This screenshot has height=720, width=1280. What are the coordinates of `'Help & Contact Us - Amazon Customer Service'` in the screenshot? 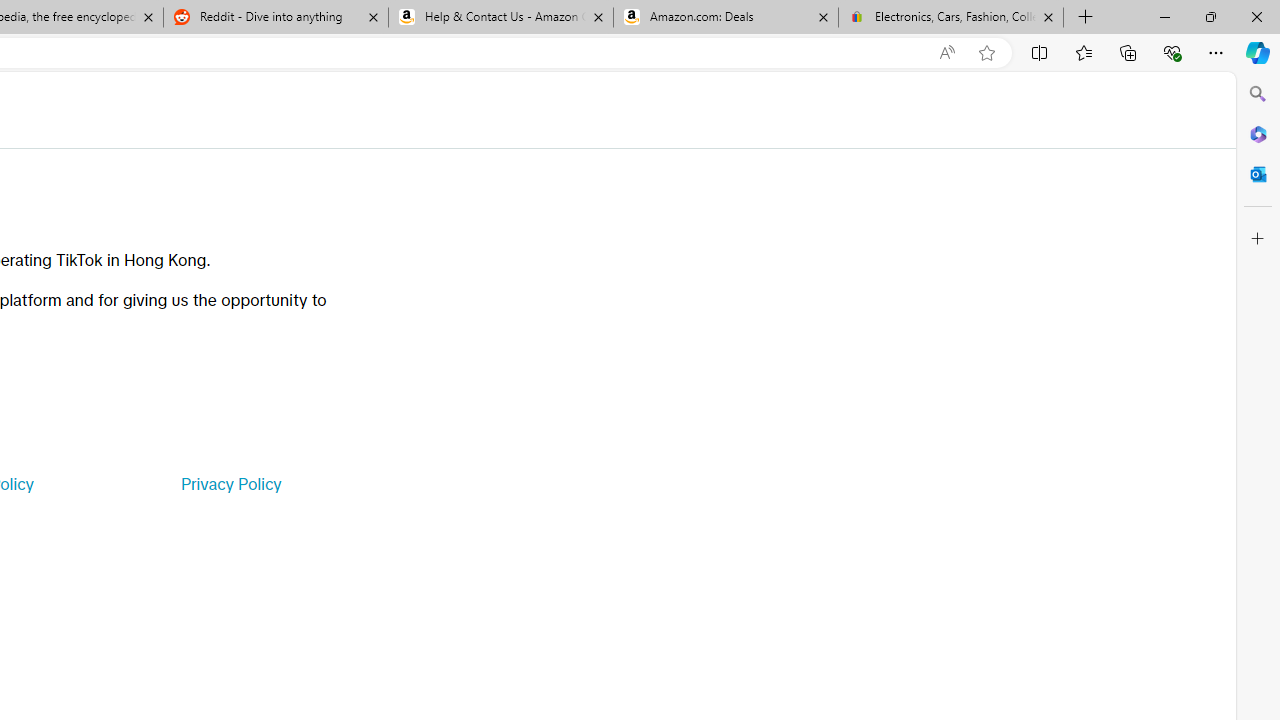 It's located at (501, 17).